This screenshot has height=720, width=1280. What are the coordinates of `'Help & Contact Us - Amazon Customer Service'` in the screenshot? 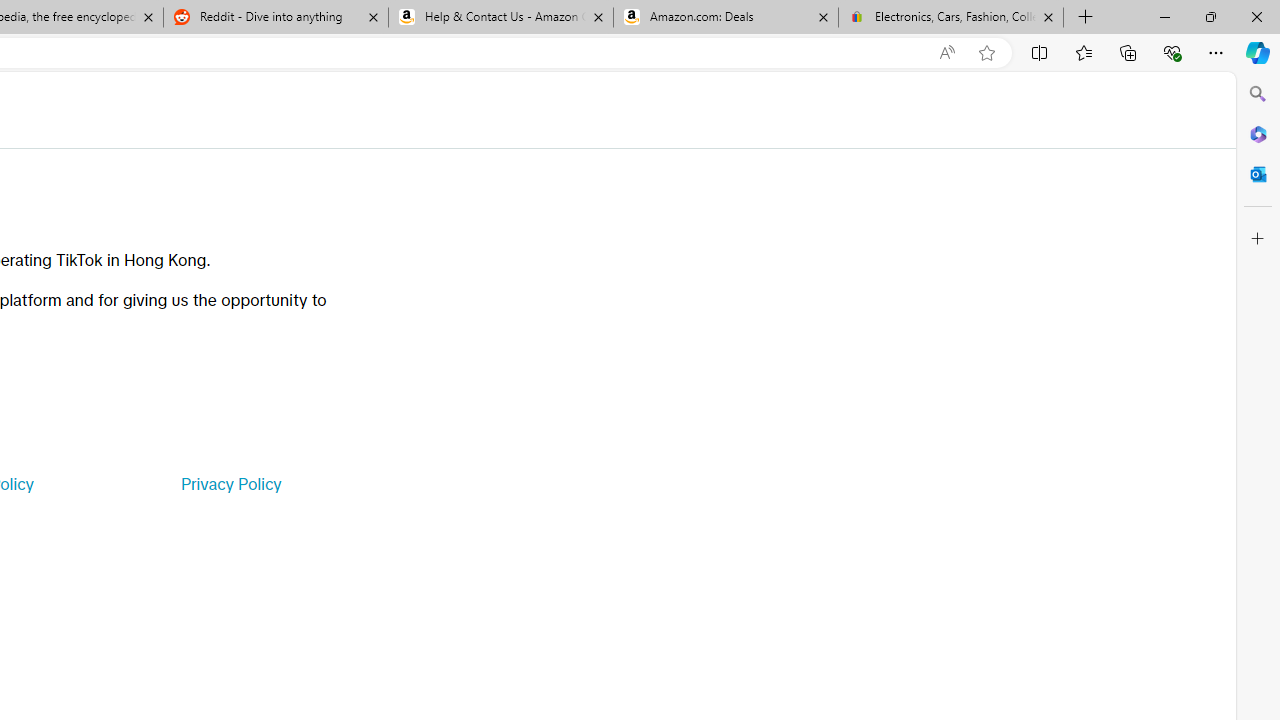 It's located at (501, 17).